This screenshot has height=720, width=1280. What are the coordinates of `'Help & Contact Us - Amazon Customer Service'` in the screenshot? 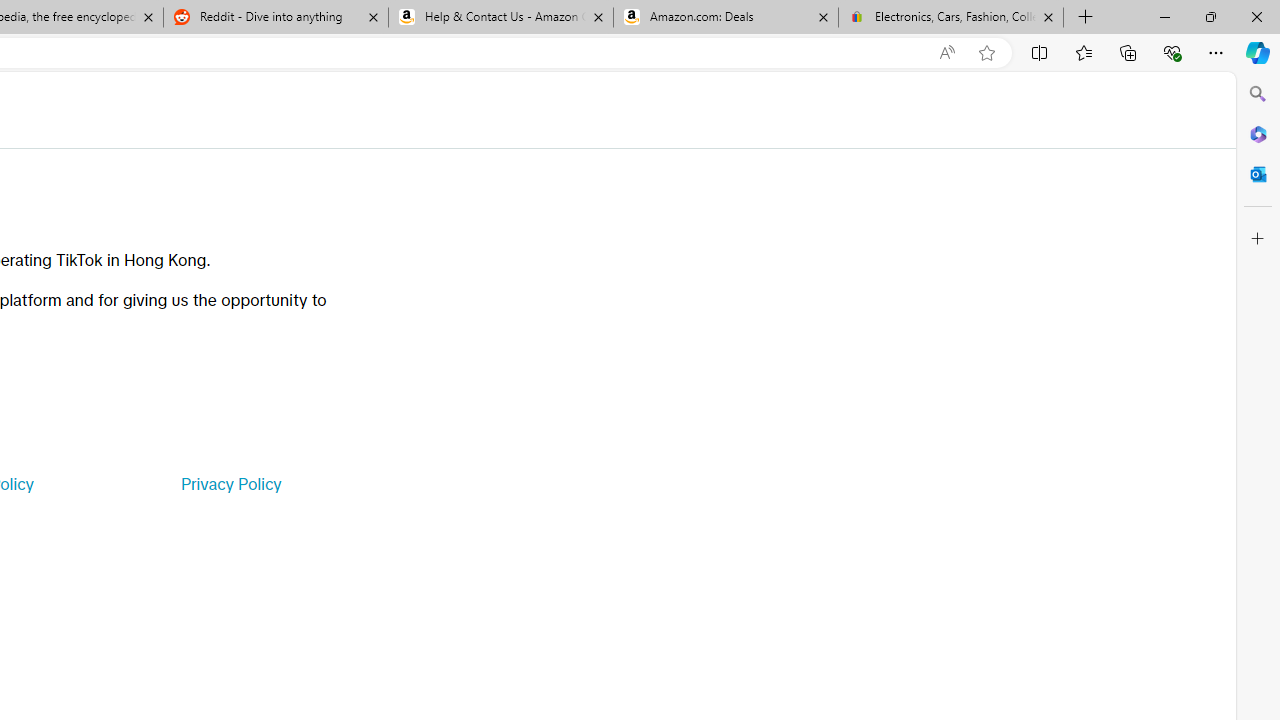 It's located at (501, 17).